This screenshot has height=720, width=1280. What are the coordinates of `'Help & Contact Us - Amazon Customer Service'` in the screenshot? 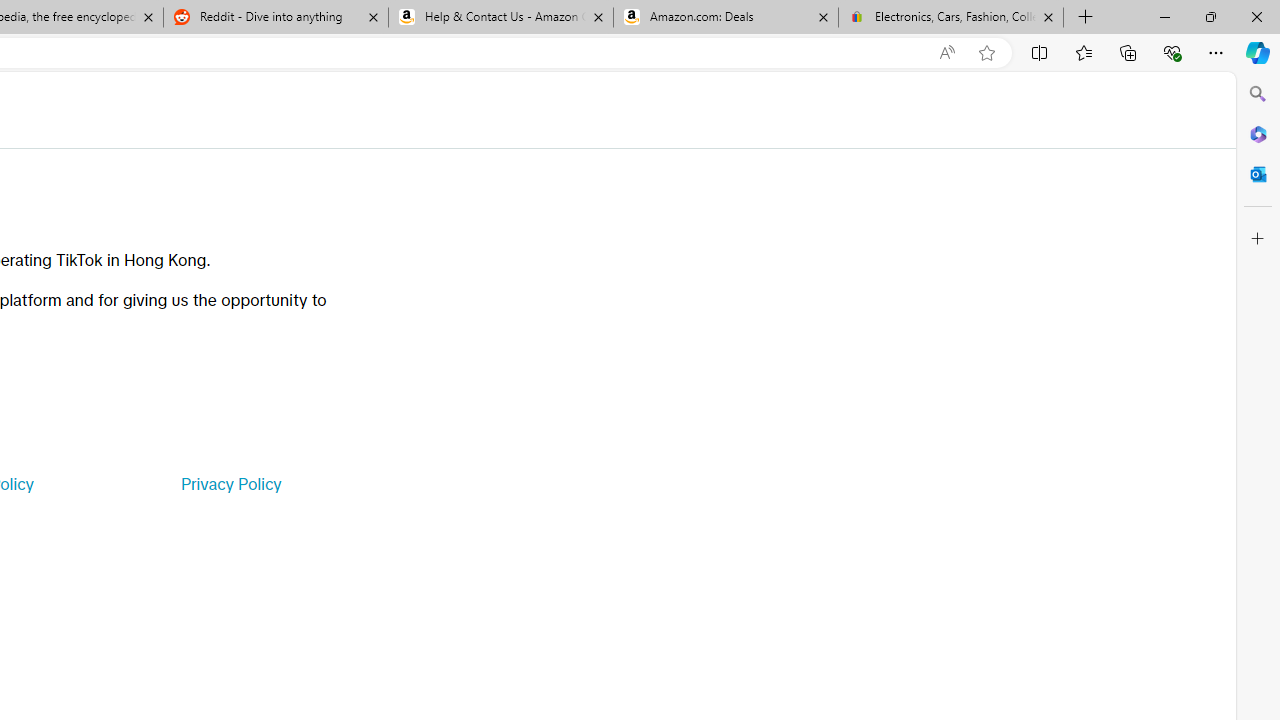 It's located at (501, 17).